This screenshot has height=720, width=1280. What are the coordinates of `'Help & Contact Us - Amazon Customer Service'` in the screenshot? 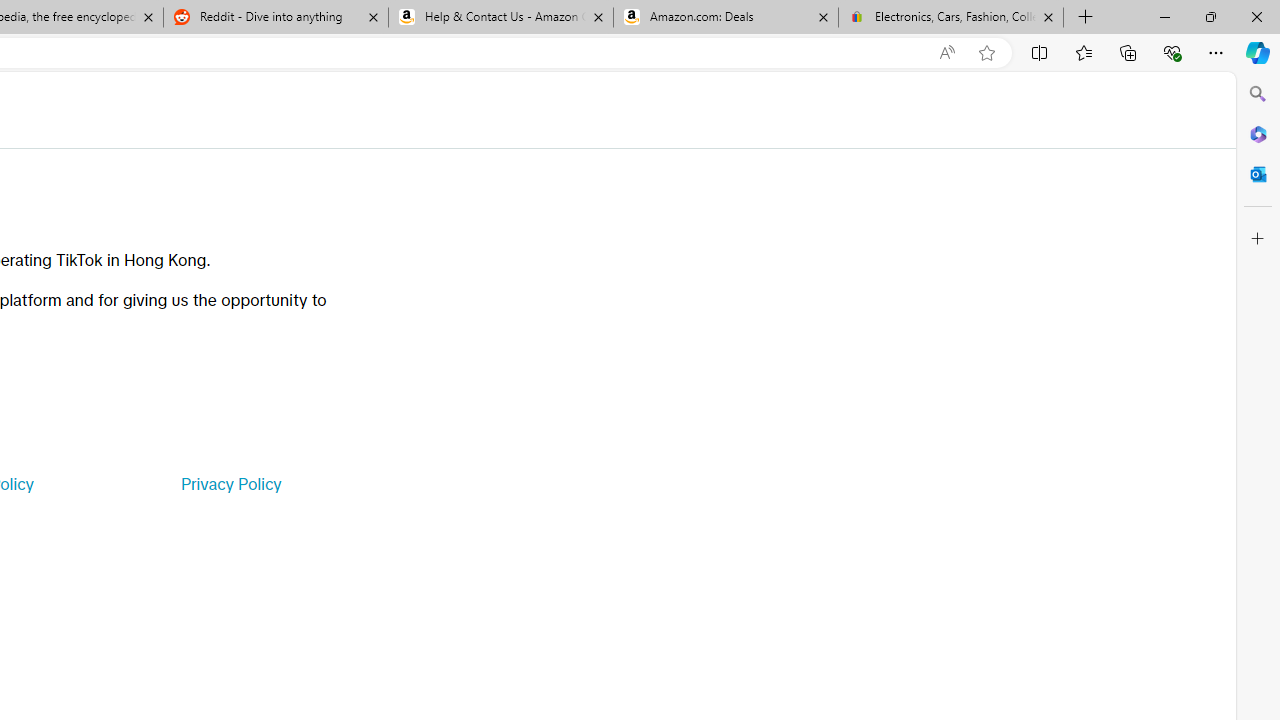 It's located at (501, 17).